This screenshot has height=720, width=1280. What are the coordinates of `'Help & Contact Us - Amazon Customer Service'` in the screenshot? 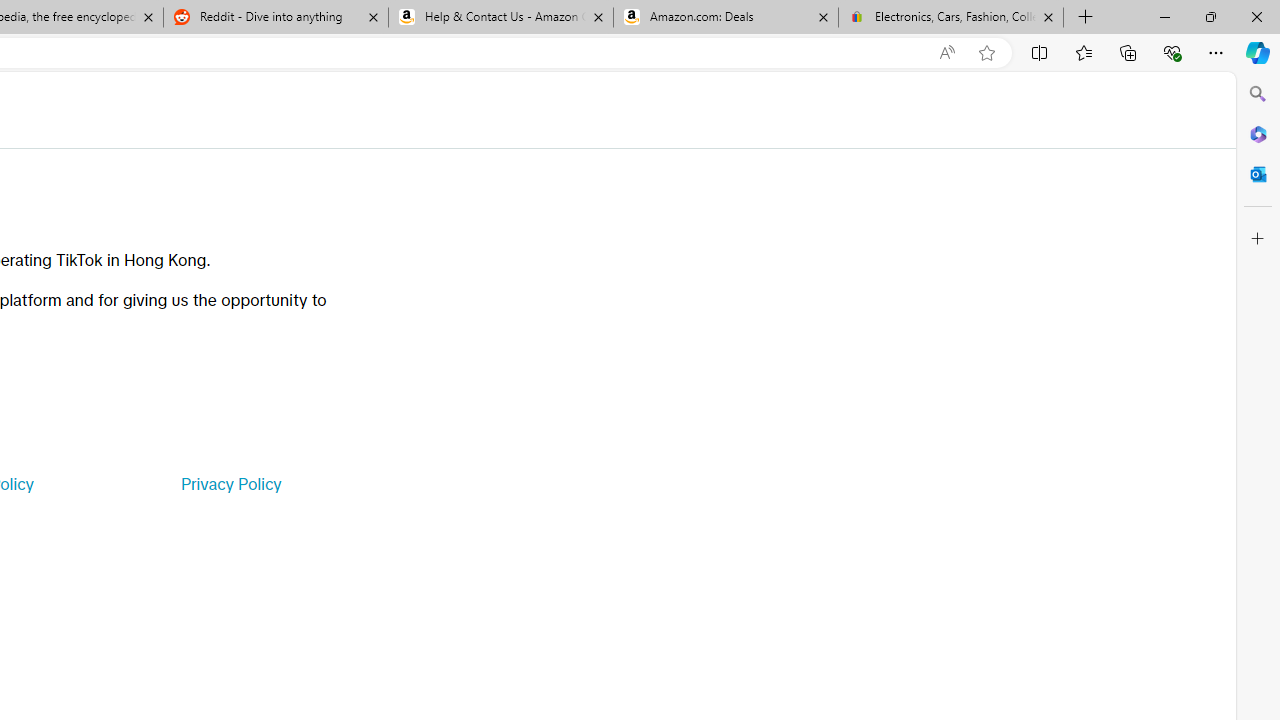 It's located at (501, 17).